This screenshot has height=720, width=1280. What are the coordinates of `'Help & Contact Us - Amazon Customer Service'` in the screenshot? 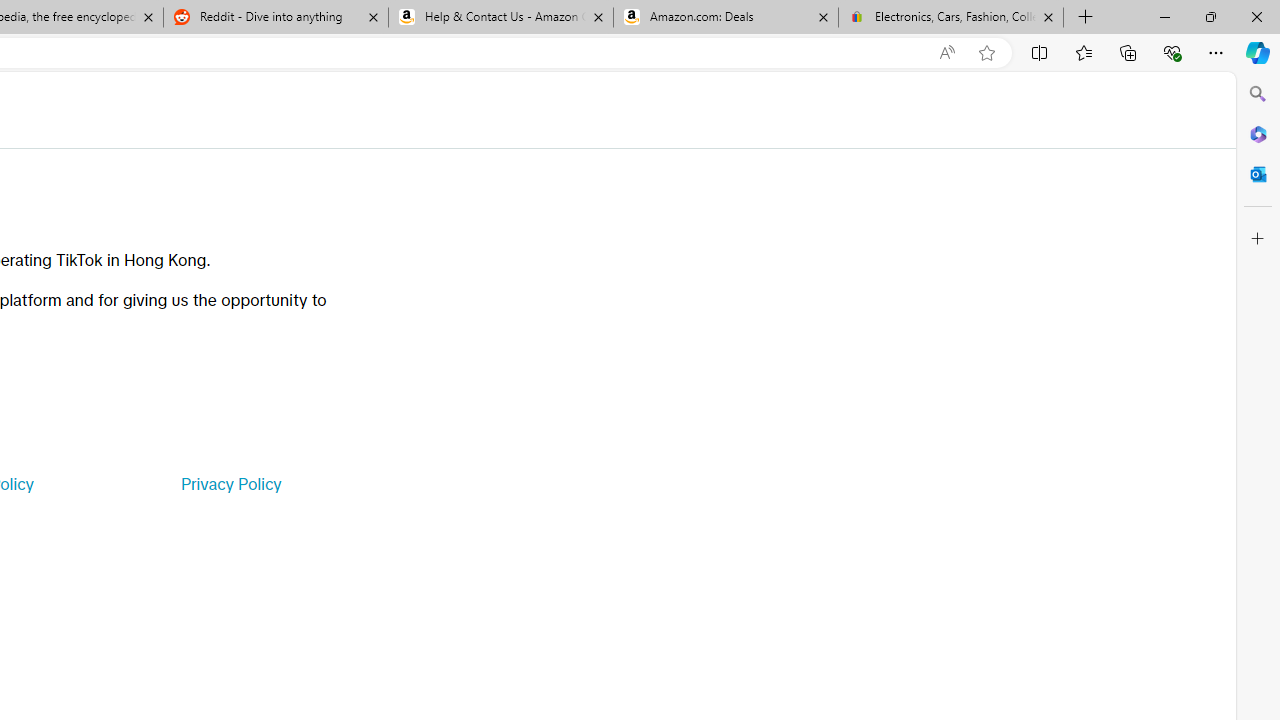 It's located at (501, 17).